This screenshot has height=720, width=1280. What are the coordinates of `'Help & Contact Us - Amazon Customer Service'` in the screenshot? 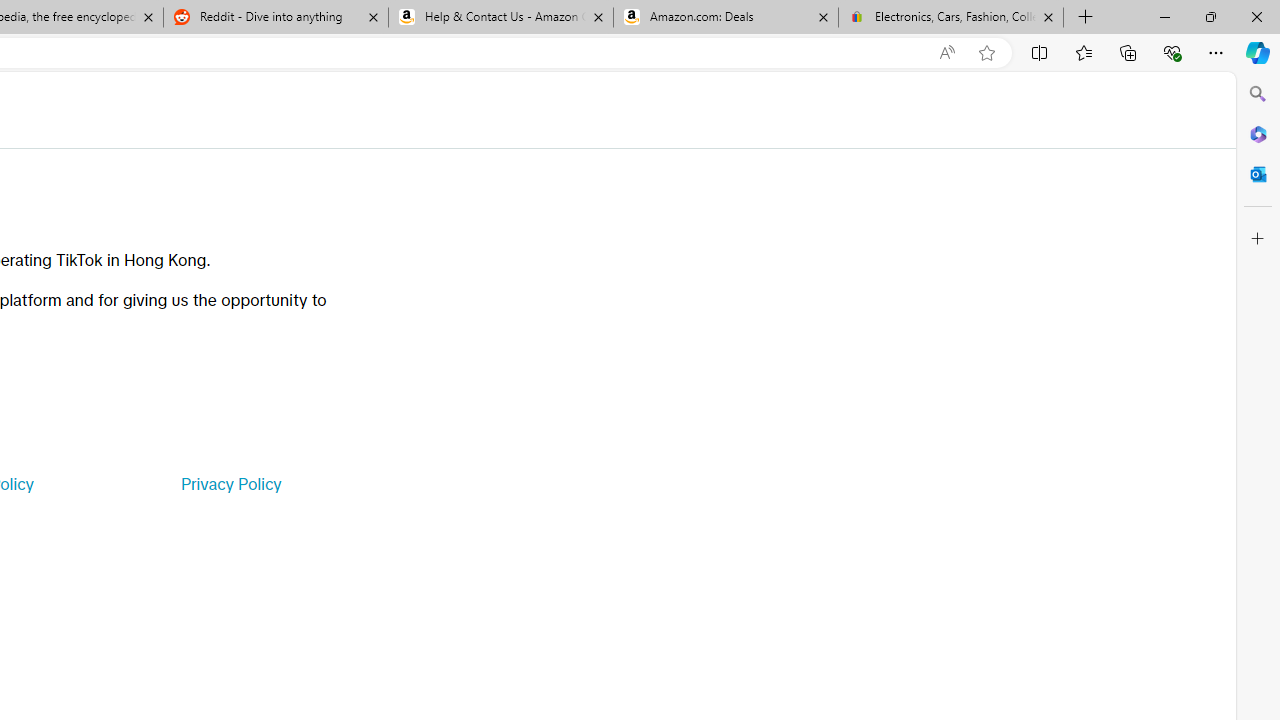 It's located at (501, 17).